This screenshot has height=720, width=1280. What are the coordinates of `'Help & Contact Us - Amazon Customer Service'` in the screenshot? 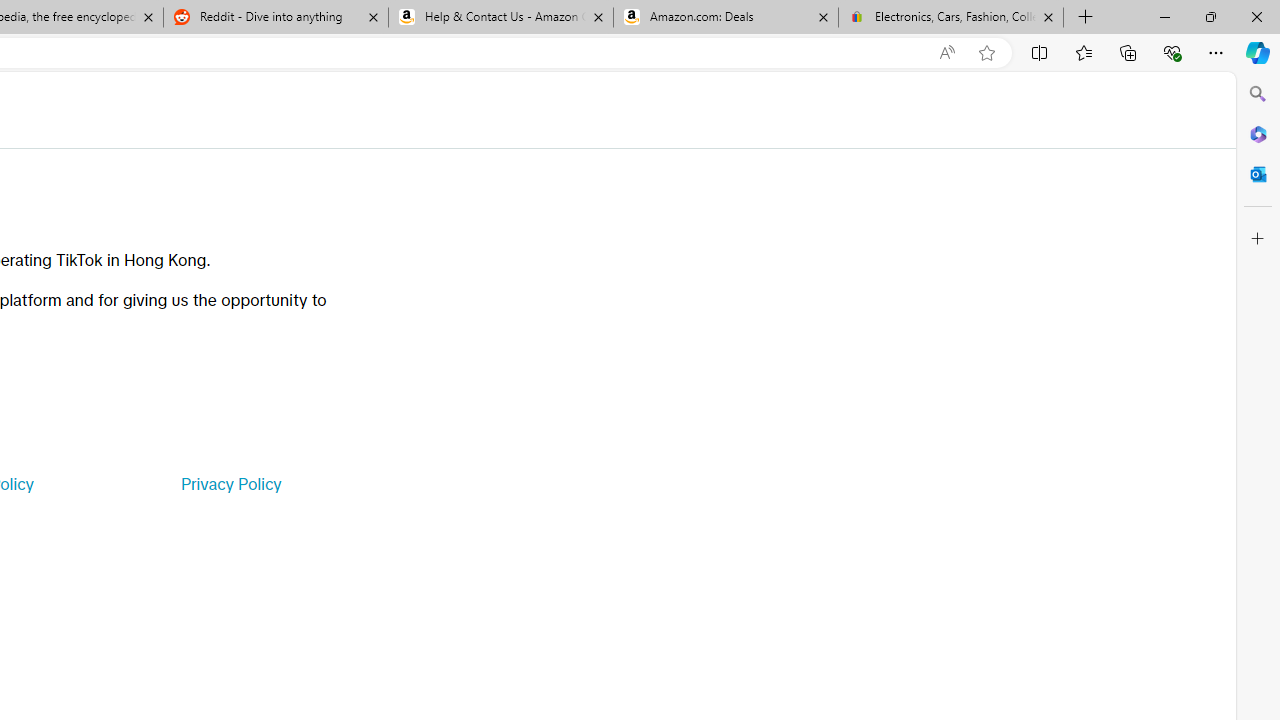 It's located at (501, 17).